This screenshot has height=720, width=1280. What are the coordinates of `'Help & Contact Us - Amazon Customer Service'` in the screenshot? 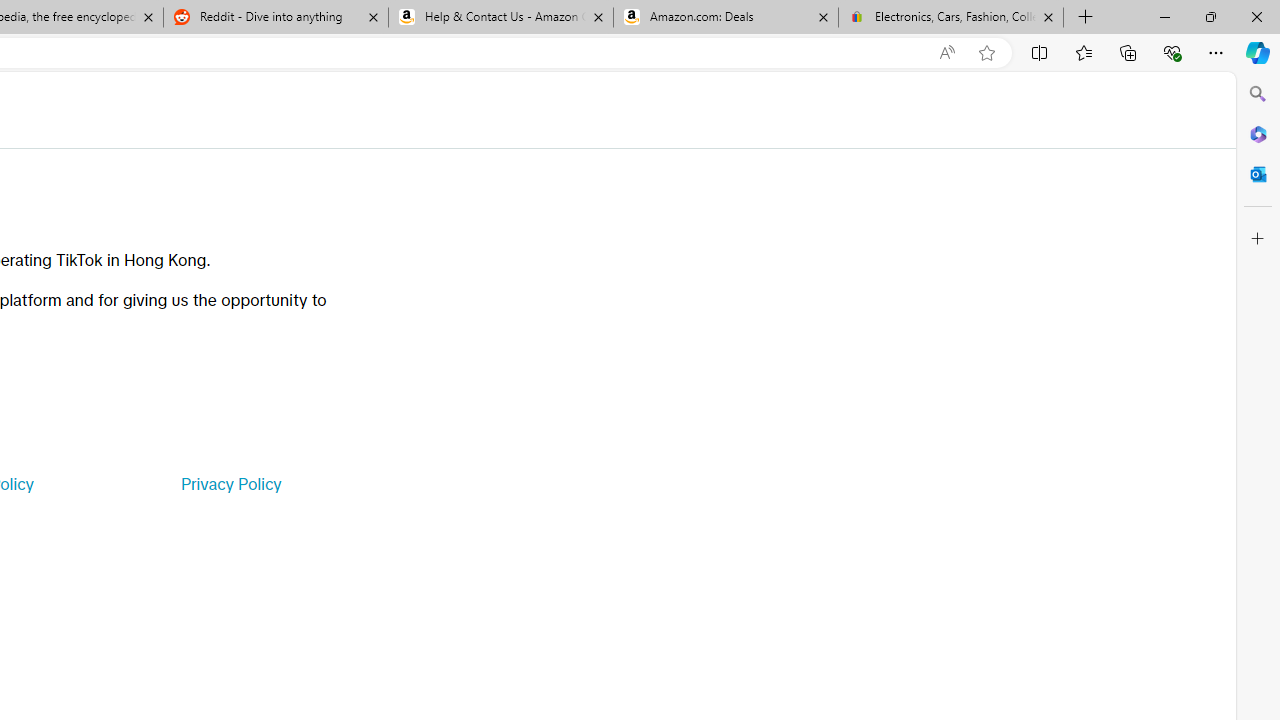 It's located at (501, 17).